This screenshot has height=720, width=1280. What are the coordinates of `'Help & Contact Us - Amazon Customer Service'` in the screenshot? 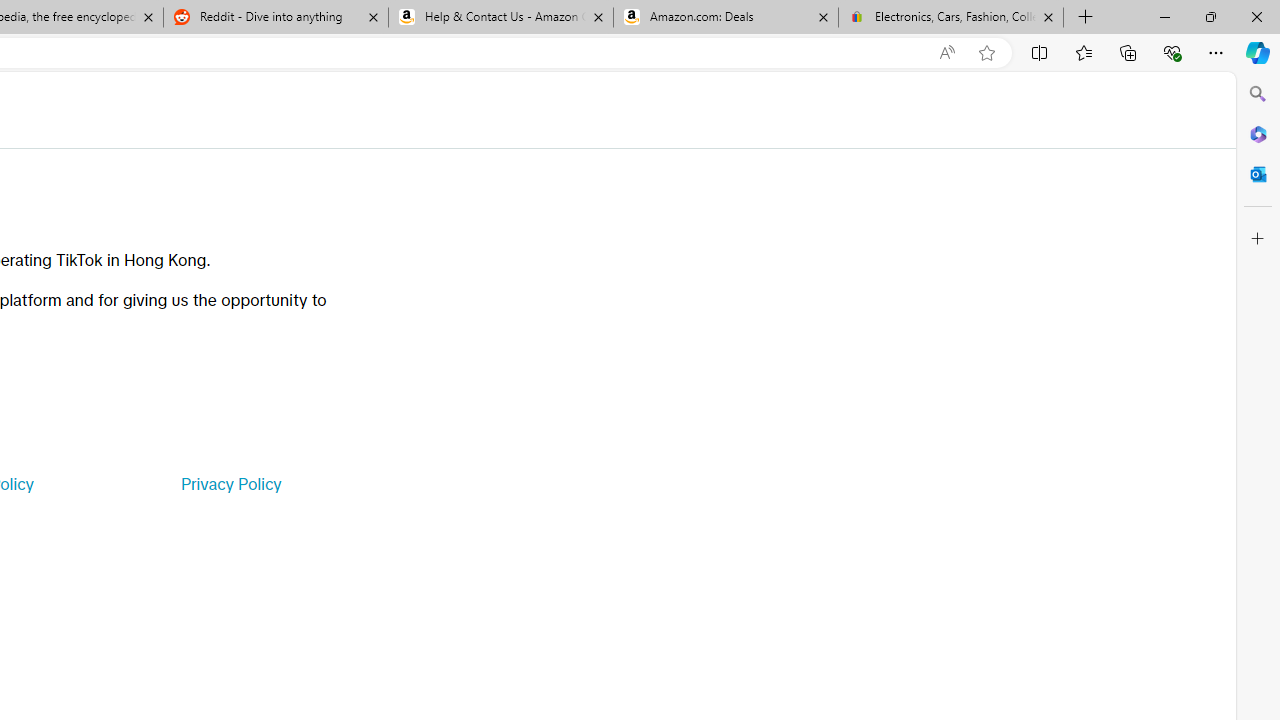 It's located at (501, 17).